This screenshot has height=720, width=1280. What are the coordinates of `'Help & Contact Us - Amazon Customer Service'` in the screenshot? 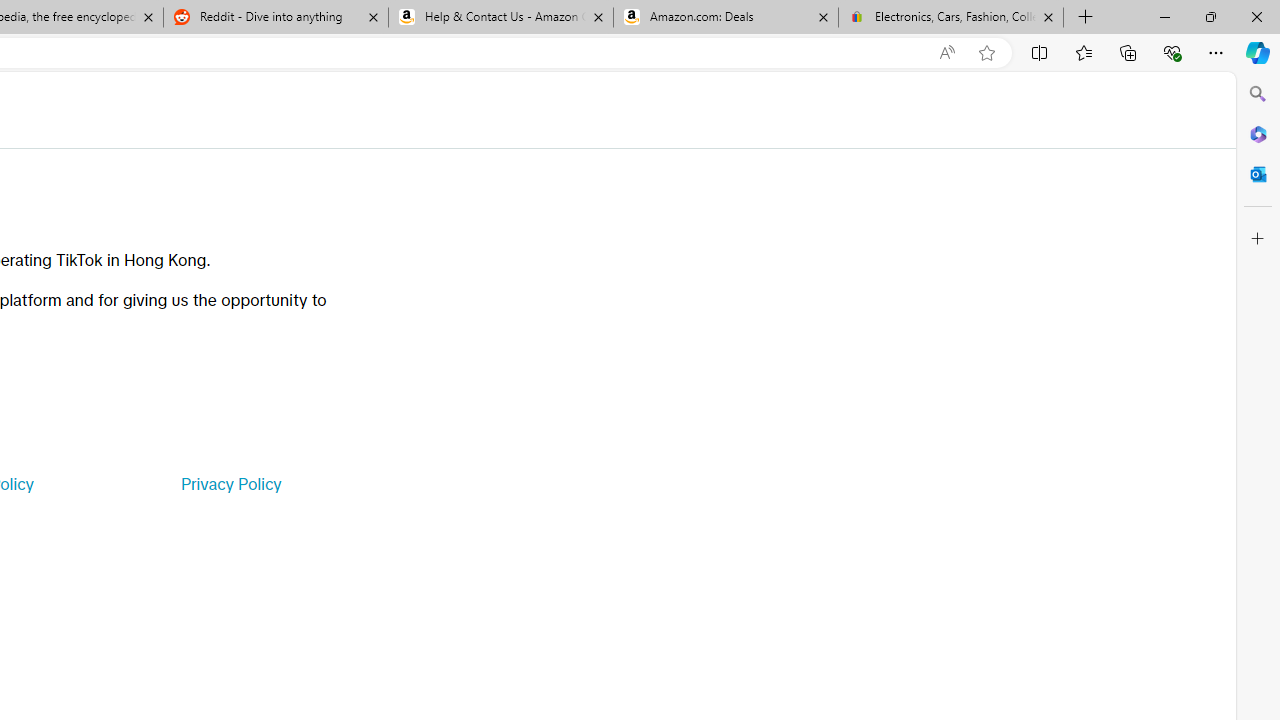 It's located at (501, 17).